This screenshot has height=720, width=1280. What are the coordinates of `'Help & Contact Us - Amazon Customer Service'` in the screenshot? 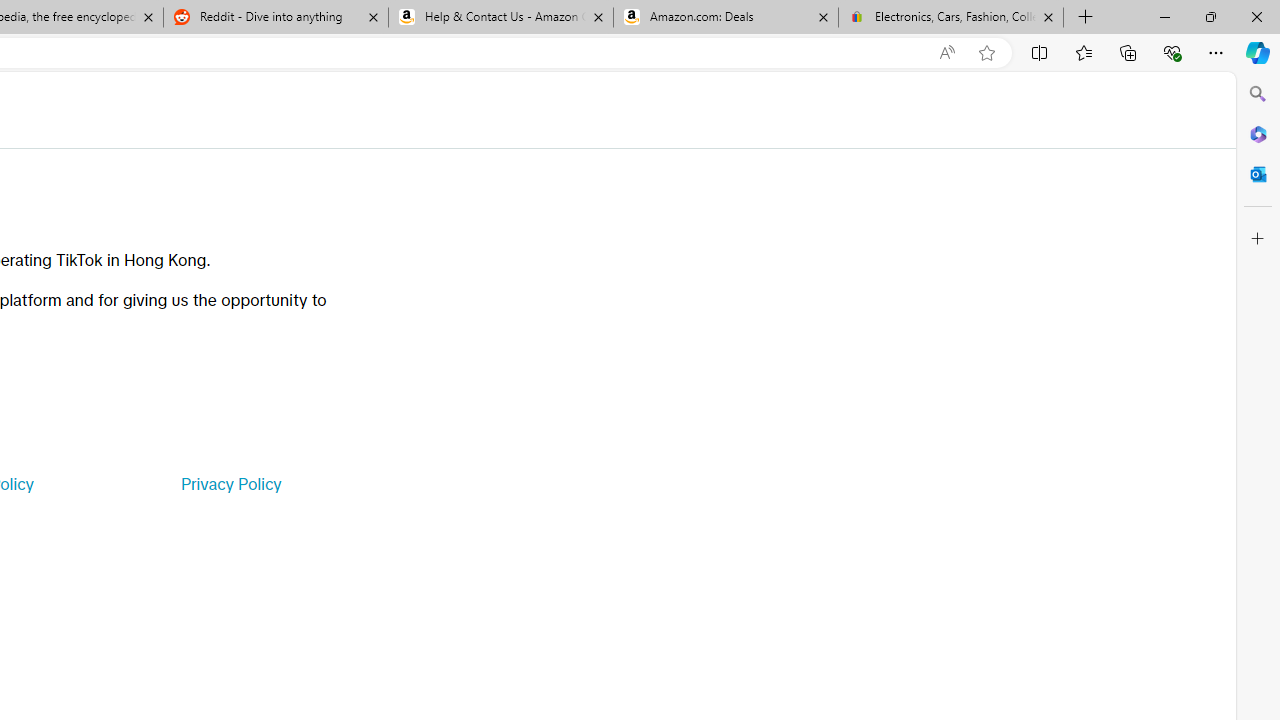 It's located at (501, 17).